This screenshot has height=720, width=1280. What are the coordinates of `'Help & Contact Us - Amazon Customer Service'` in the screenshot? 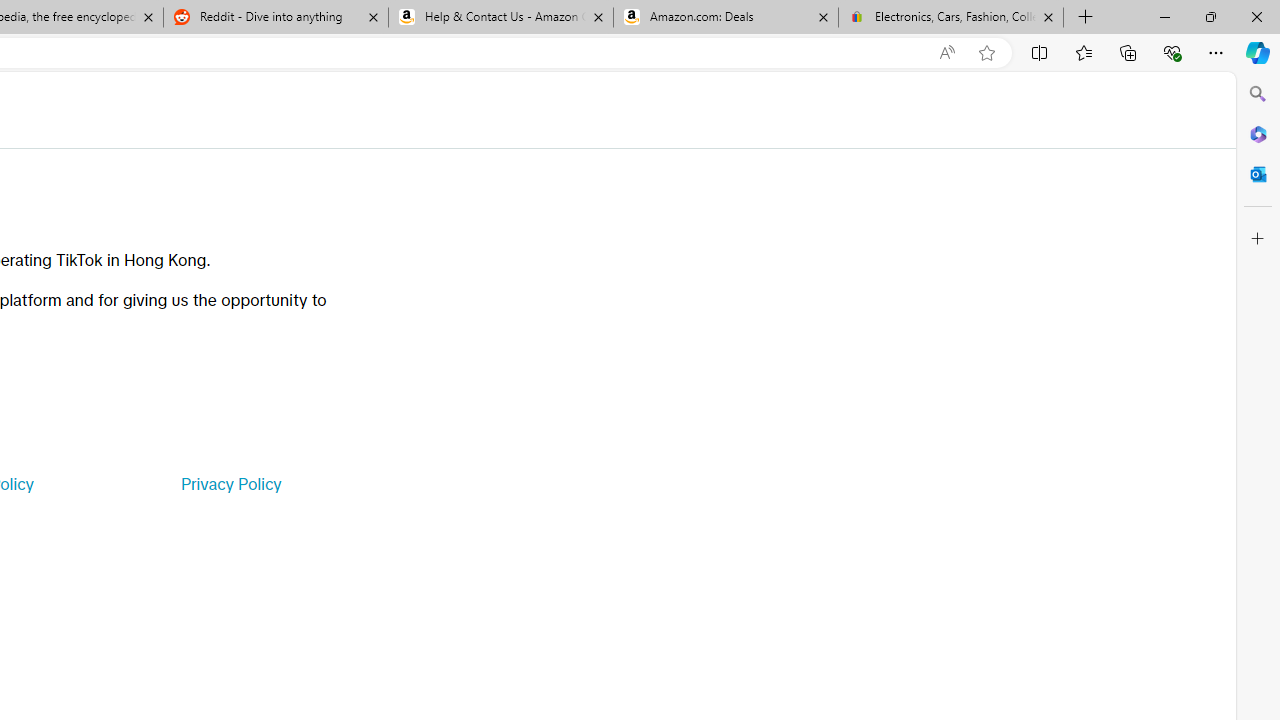 It's located at (501, 17).